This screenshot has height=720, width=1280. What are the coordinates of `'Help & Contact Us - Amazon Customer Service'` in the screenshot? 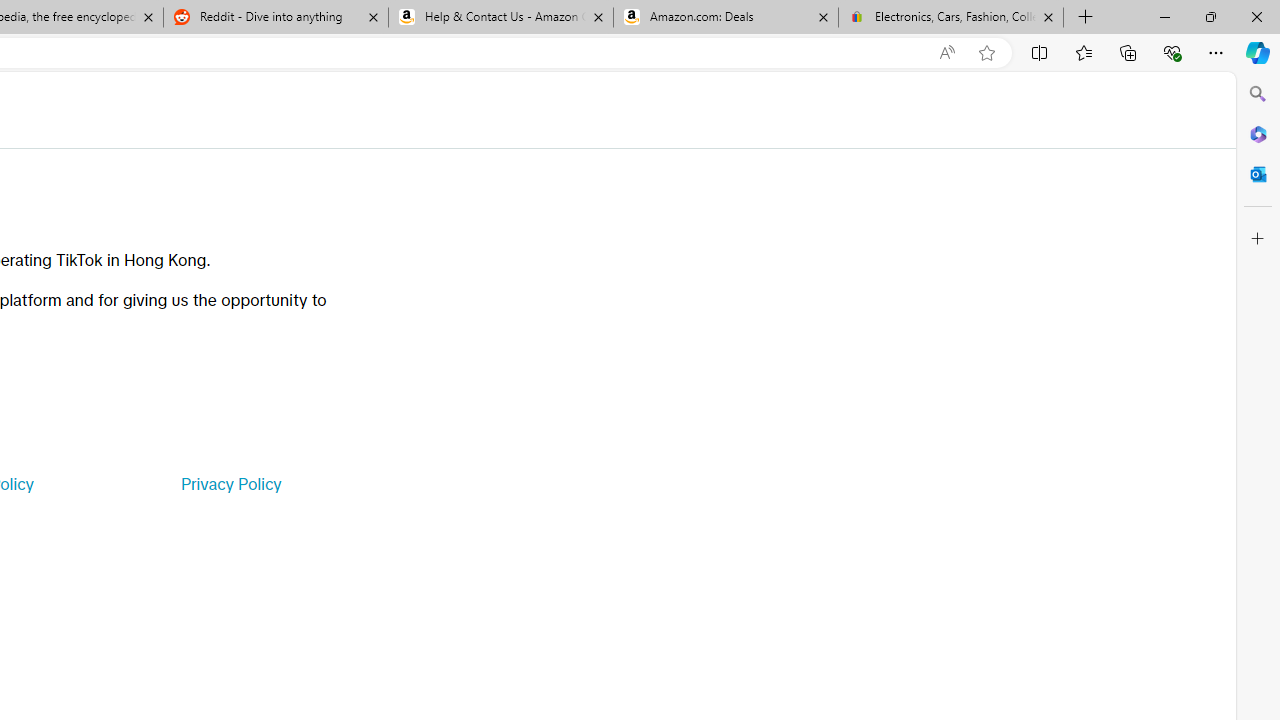 It's located at (501, 17).